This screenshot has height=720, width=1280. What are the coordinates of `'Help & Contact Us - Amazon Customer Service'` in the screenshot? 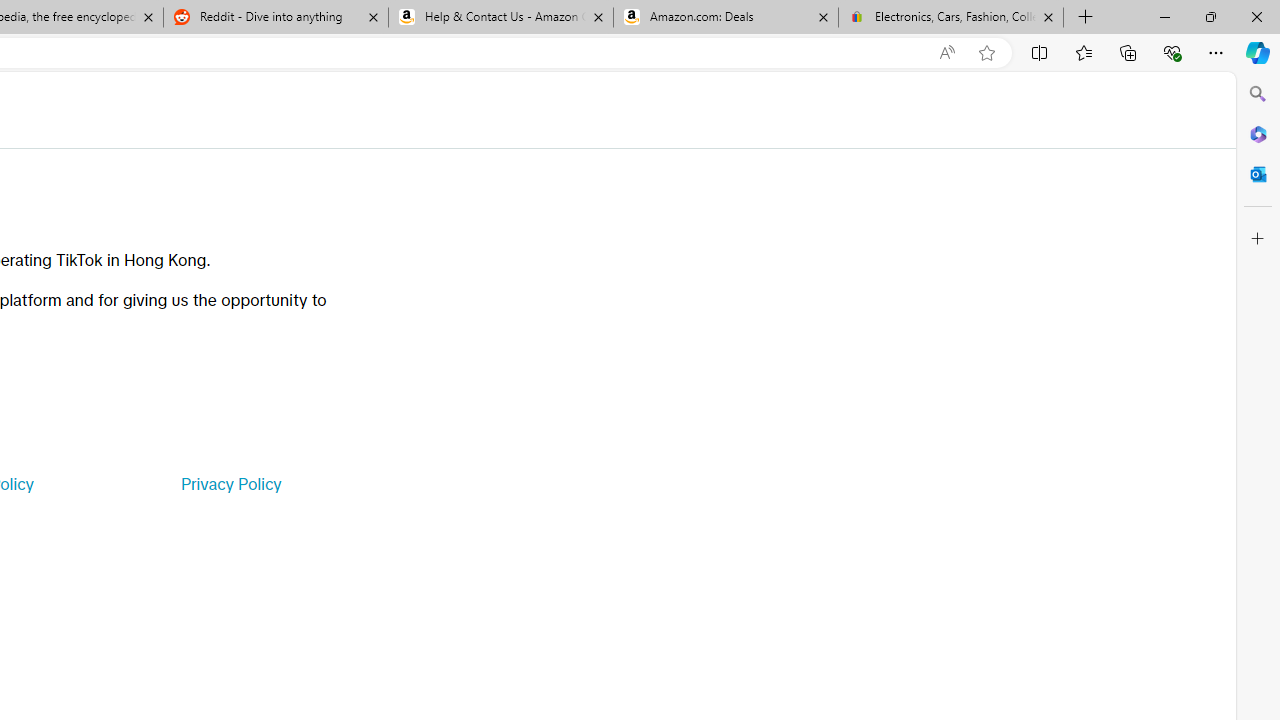 It's located at (501, 17).